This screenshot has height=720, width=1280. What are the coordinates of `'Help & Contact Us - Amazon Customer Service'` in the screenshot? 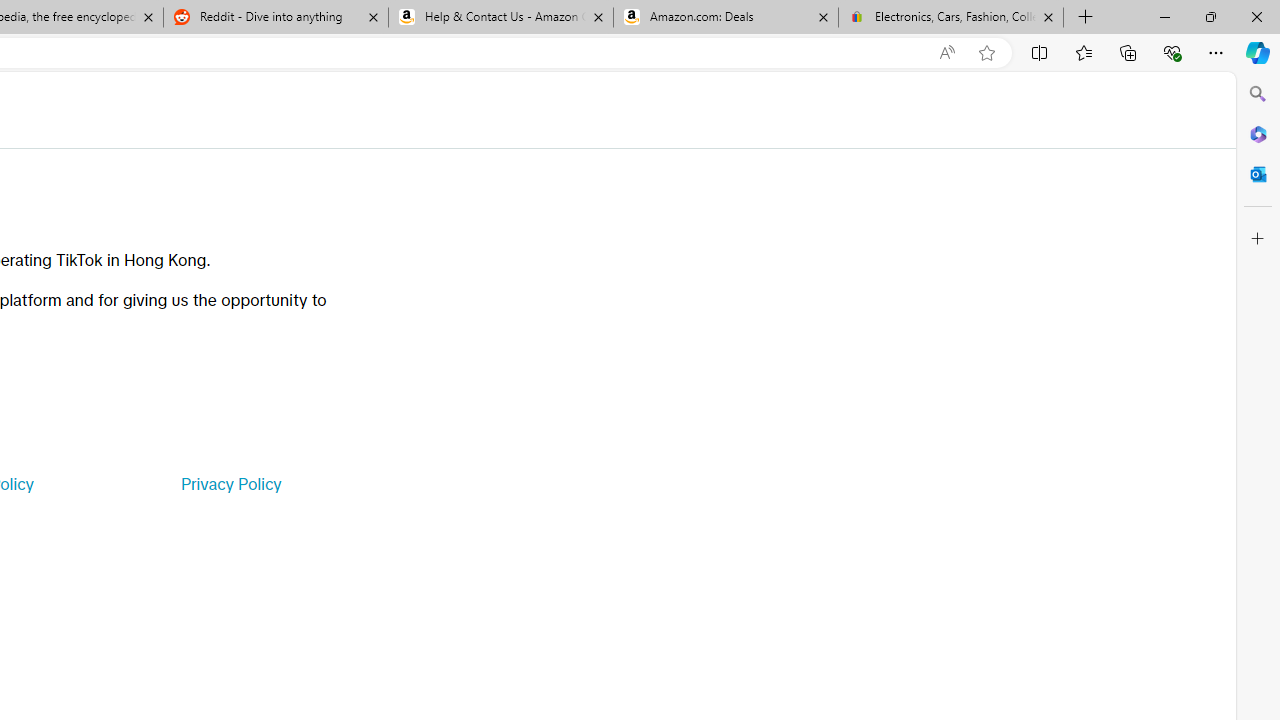 It's located at (501, 17).